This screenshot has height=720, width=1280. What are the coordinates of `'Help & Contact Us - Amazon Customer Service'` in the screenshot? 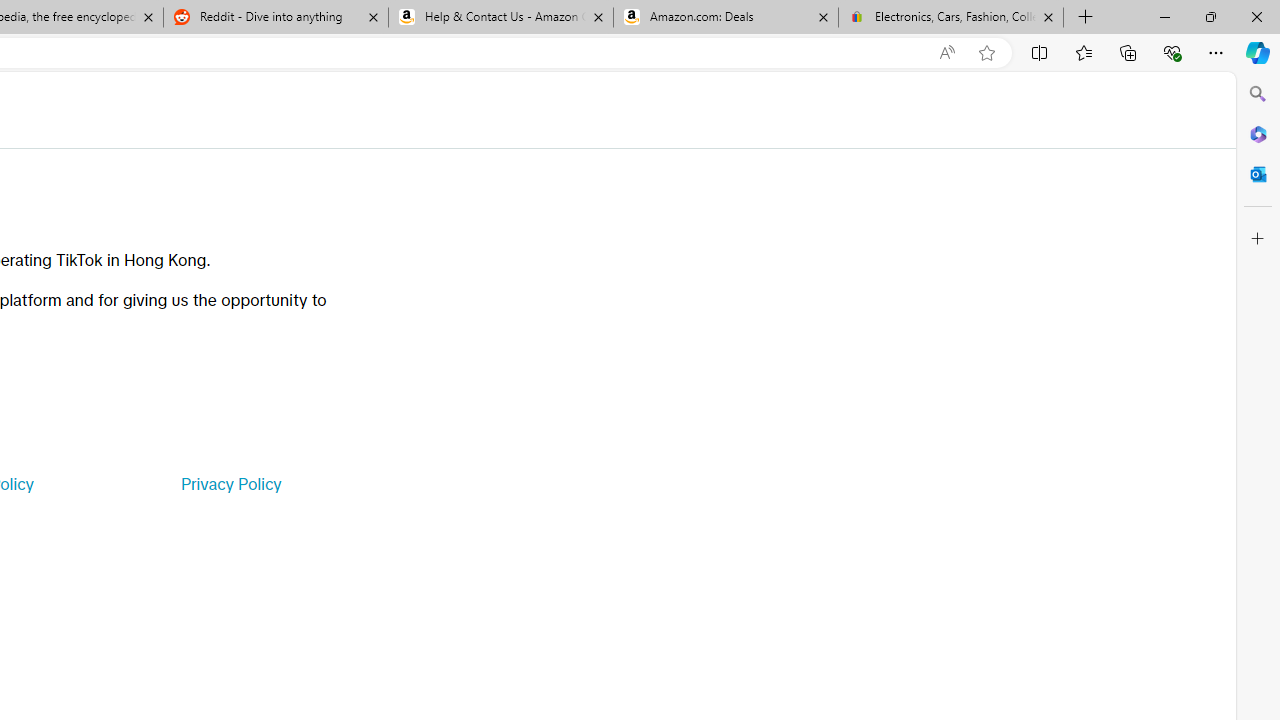 It's located at (501, 17).